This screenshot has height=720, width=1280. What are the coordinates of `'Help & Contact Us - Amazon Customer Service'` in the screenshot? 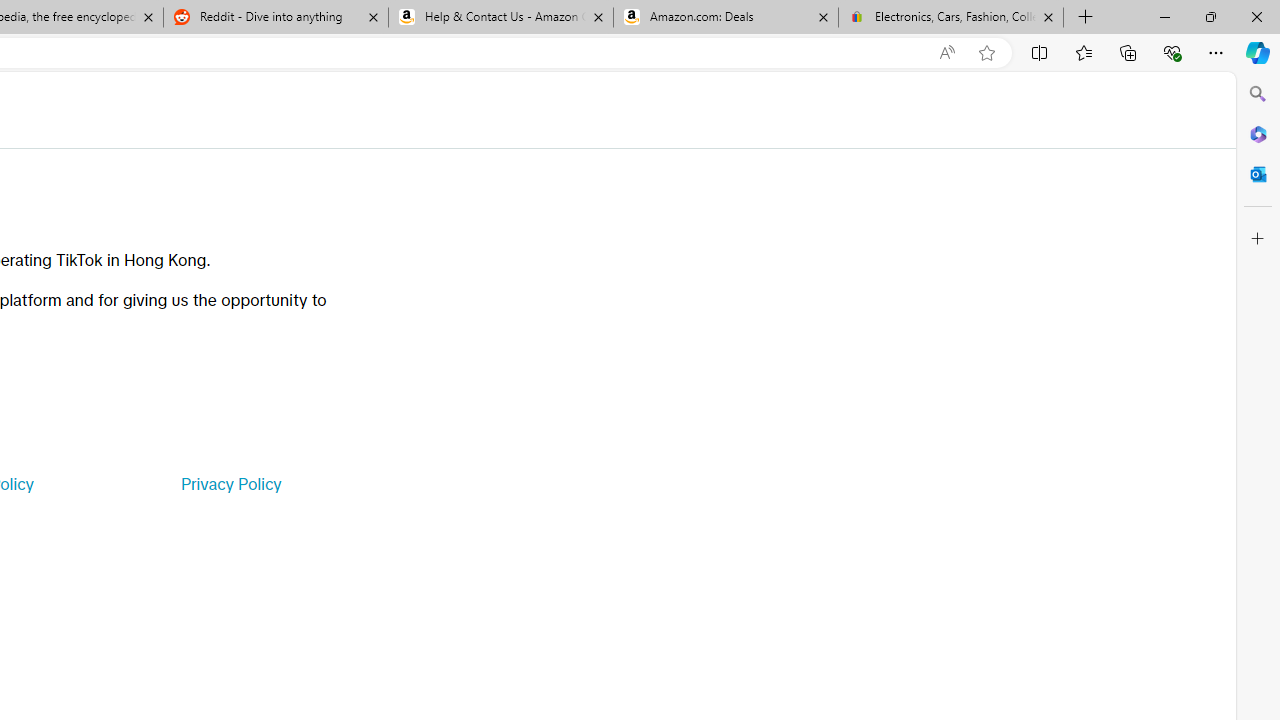 It's located at (501, 17).